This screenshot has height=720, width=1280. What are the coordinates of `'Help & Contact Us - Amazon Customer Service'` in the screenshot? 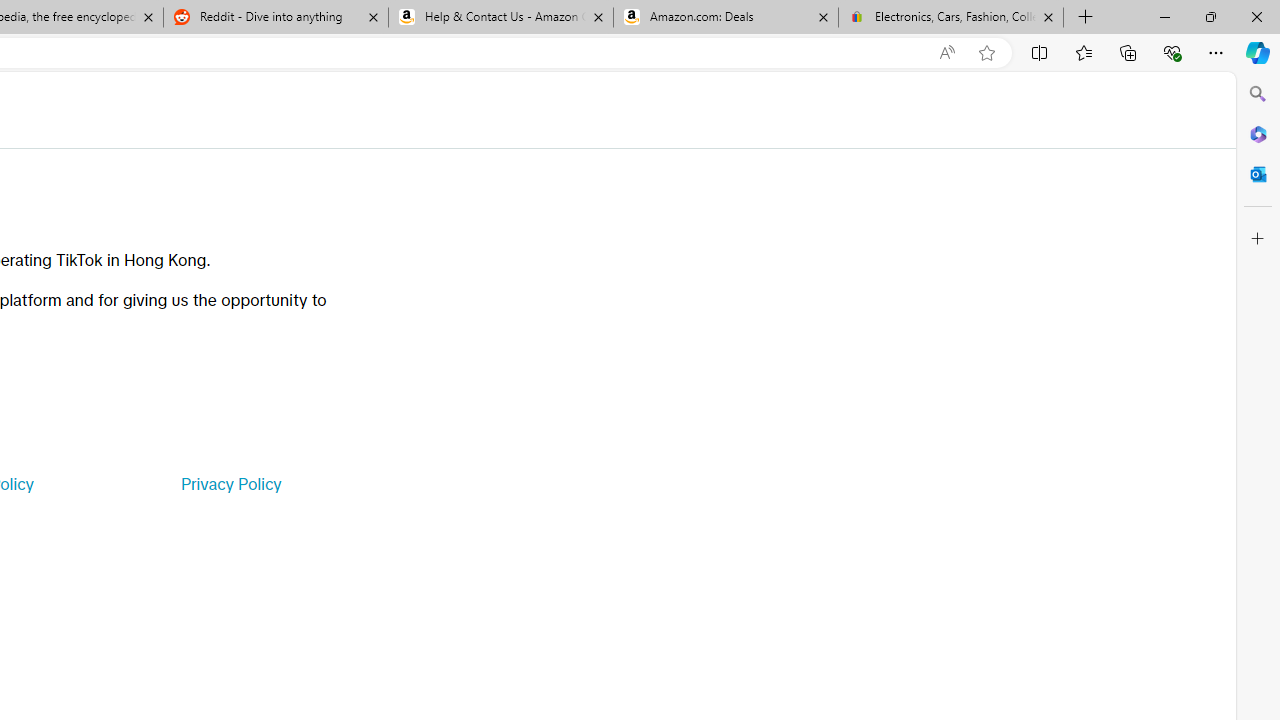 It's located at (501, 17).